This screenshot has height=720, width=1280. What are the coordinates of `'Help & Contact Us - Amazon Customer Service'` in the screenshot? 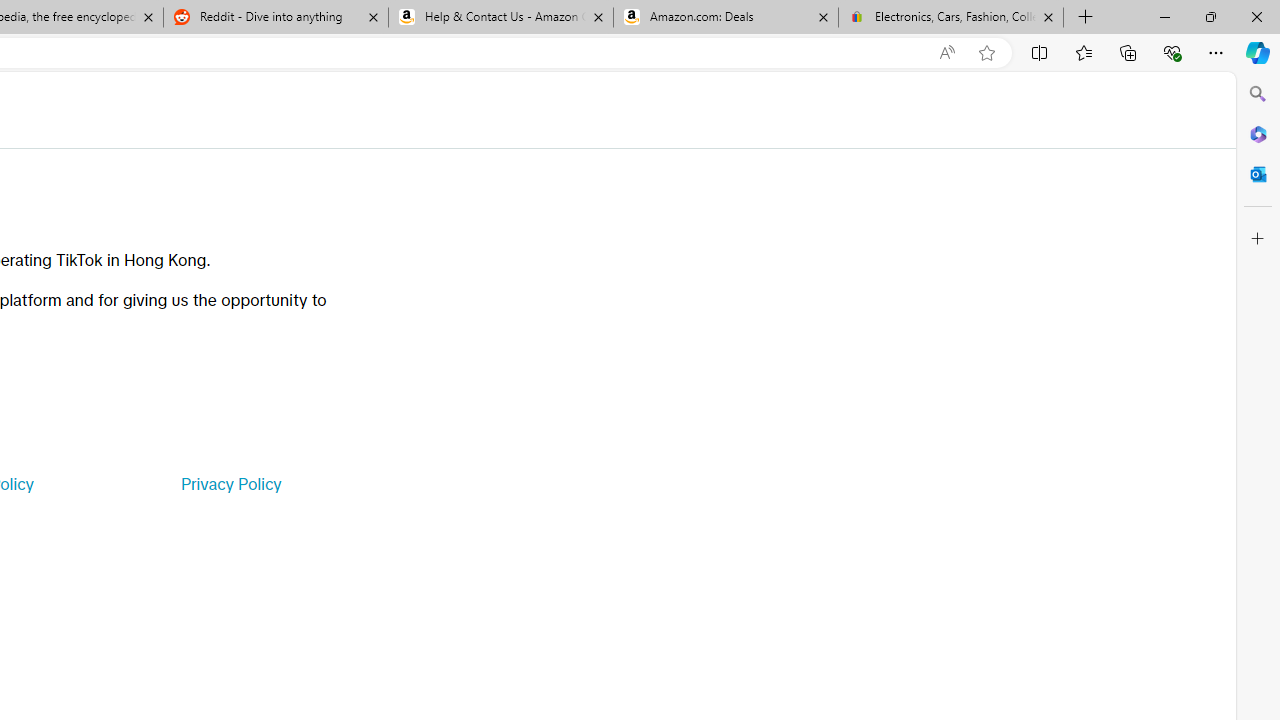 It's located at (501, 17).